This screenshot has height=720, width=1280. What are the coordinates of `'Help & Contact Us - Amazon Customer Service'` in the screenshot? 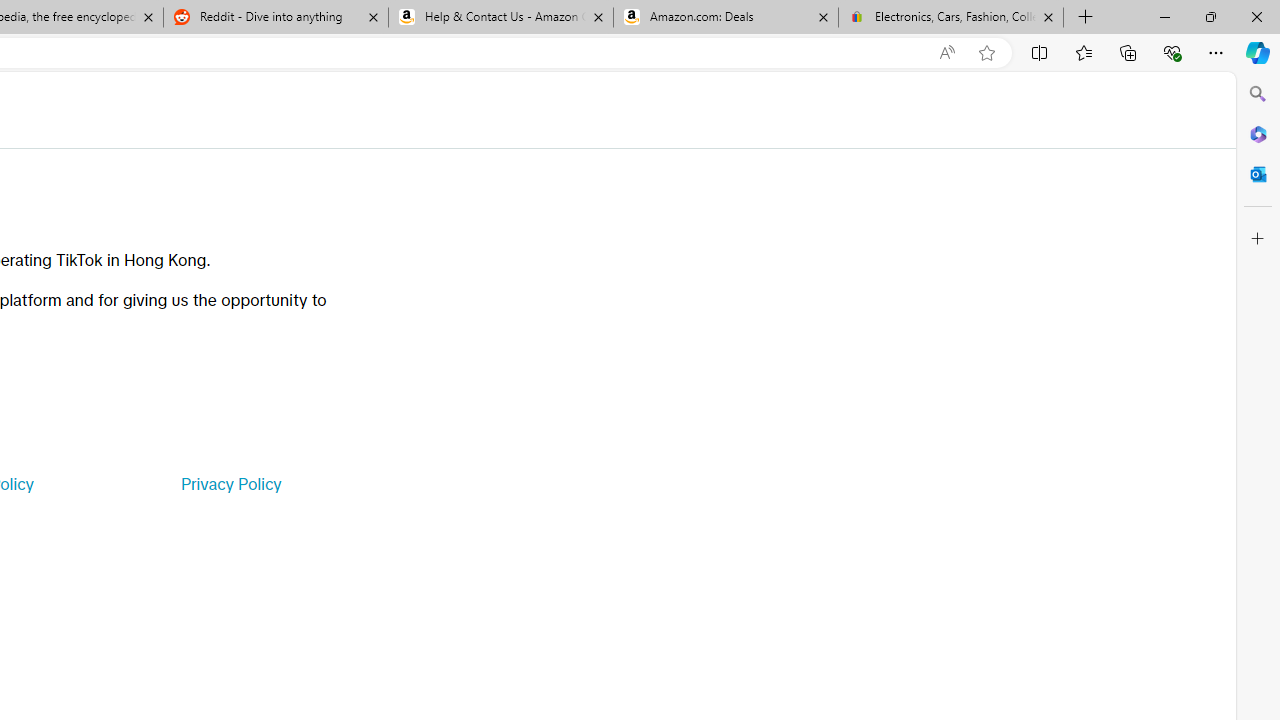 It's located at (501, 17).